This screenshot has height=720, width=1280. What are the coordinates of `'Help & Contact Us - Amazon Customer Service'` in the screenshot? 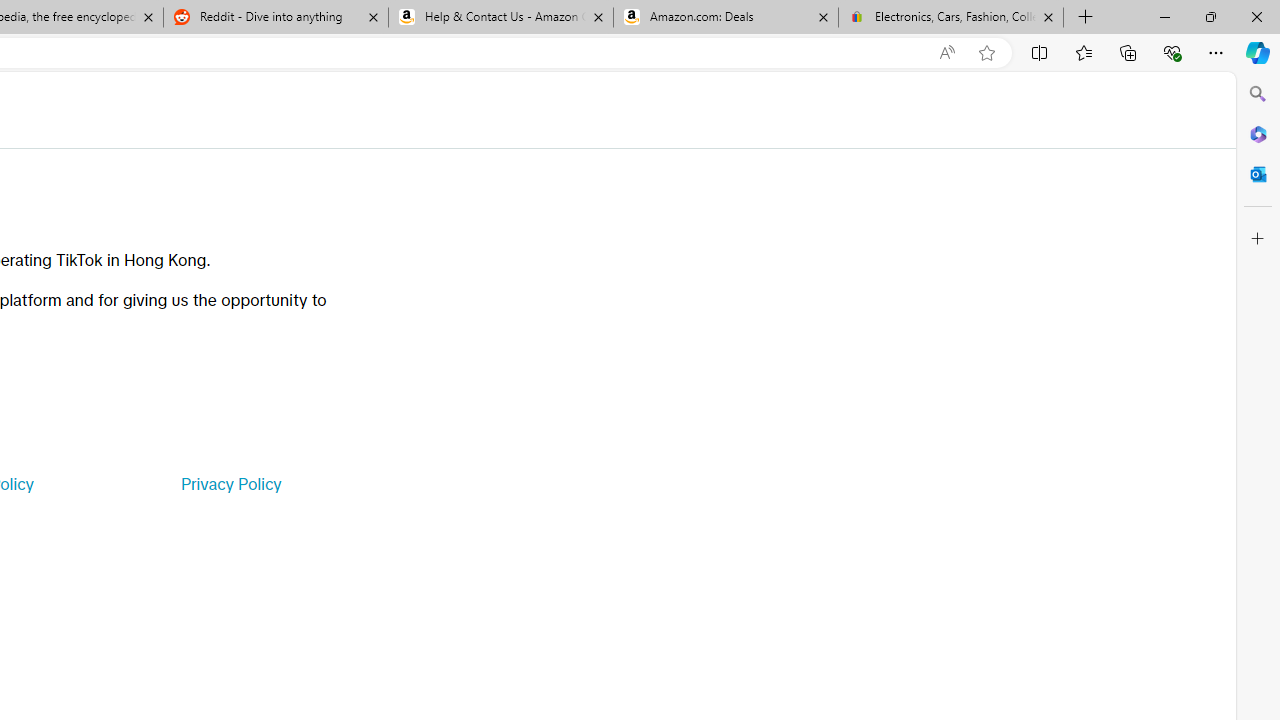 It's located at (501, 17).